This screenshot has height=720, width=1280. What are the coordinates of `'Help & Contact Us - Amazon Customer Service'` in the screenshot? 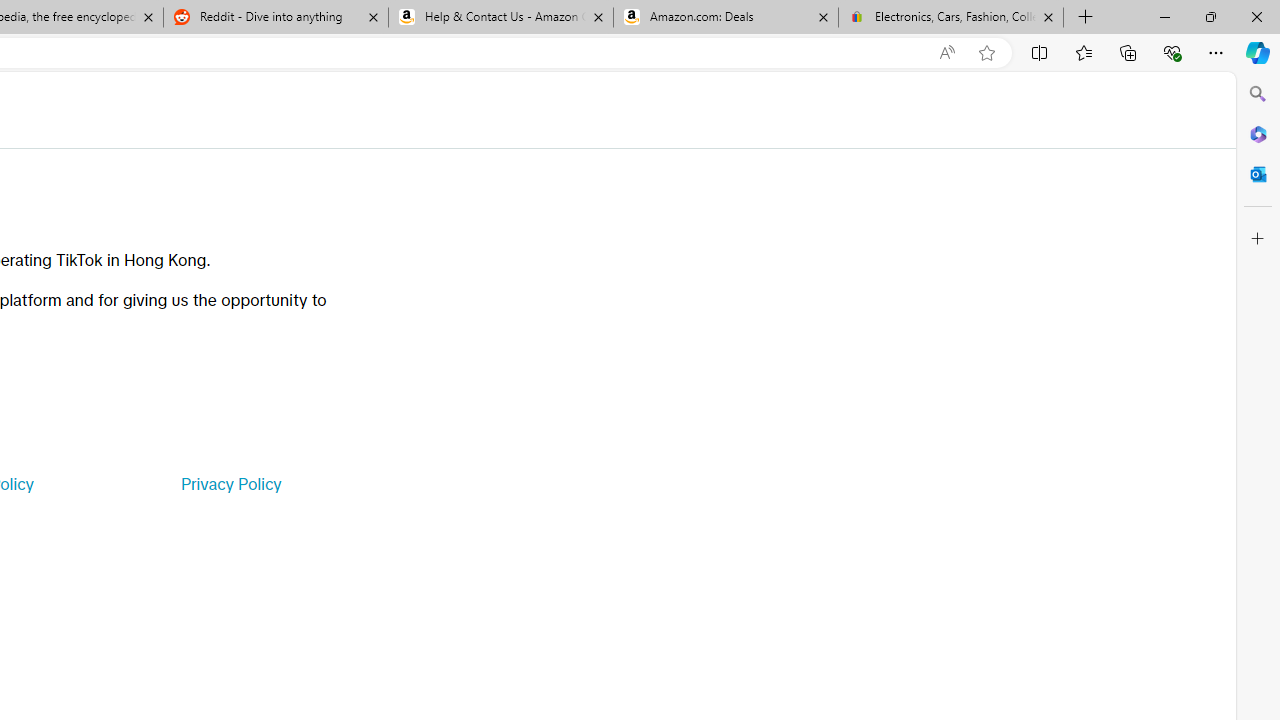 It's located at (501, 17).